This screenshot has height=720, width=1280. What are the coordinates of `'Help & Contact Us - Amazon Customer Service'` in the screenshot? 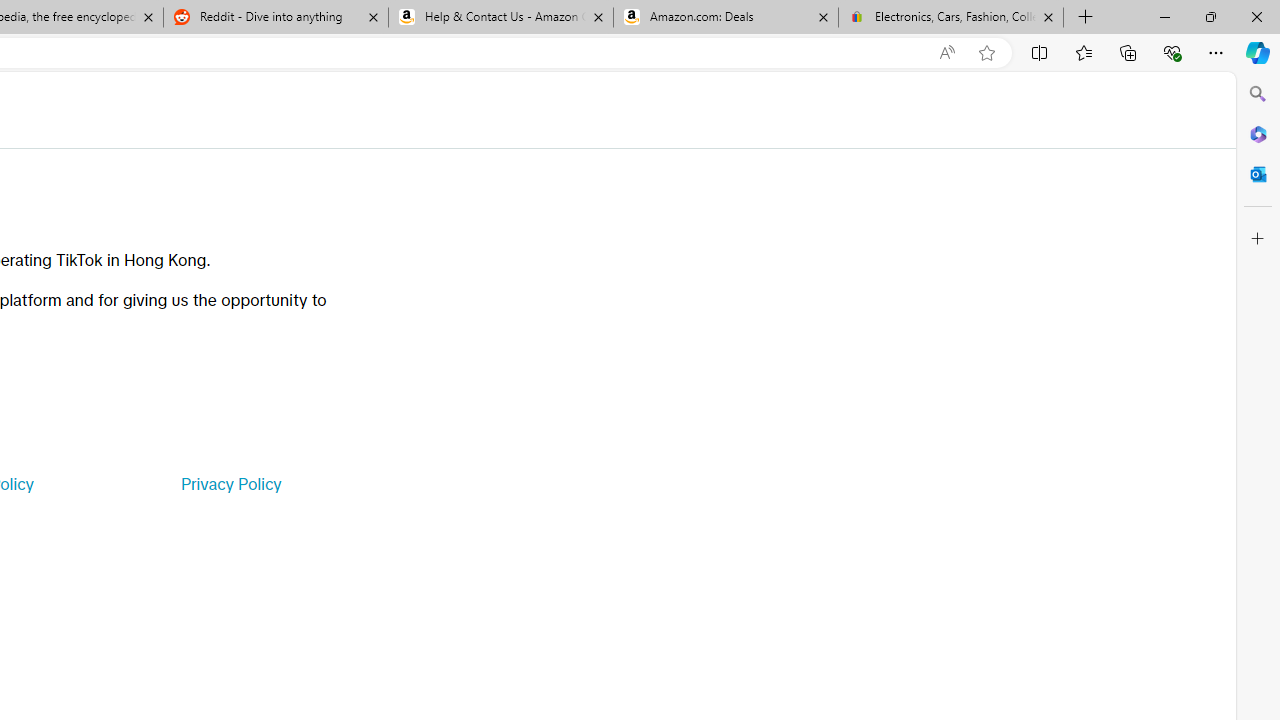 It's located at (501, 17).